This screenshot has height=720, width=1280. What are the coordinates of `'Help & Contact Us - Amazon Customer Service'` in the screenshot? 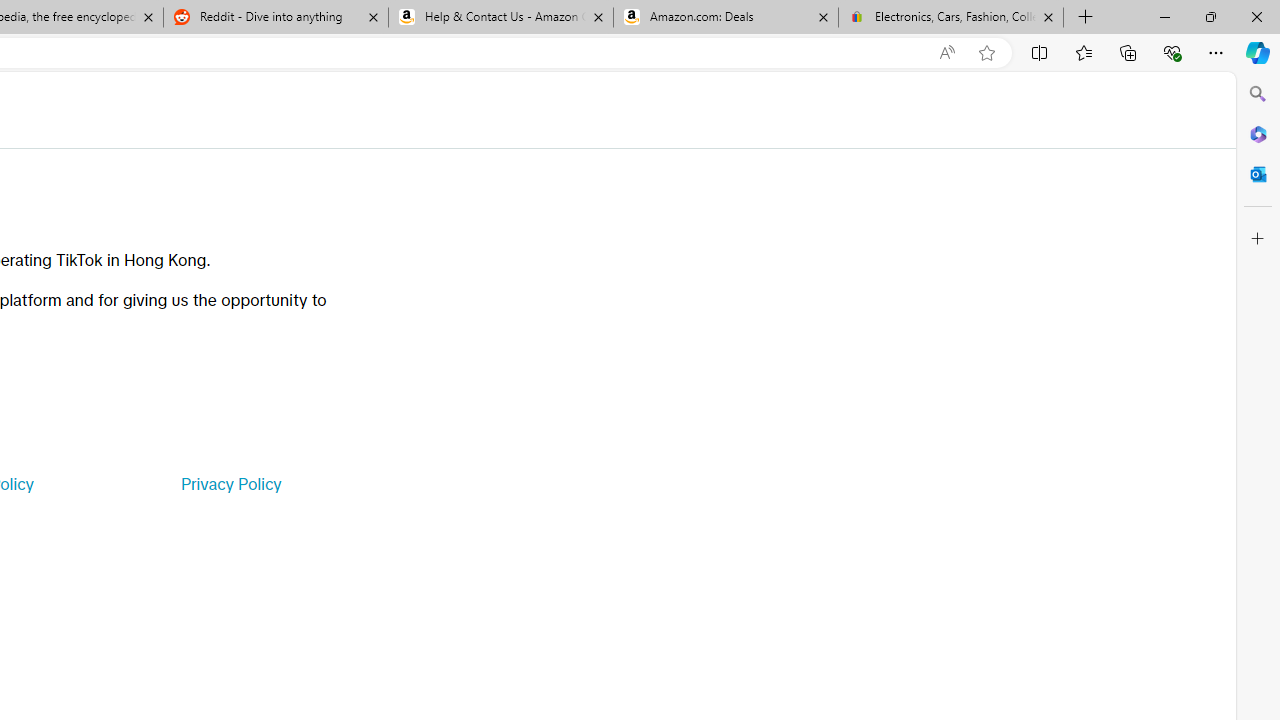 It's located at (501, 17).